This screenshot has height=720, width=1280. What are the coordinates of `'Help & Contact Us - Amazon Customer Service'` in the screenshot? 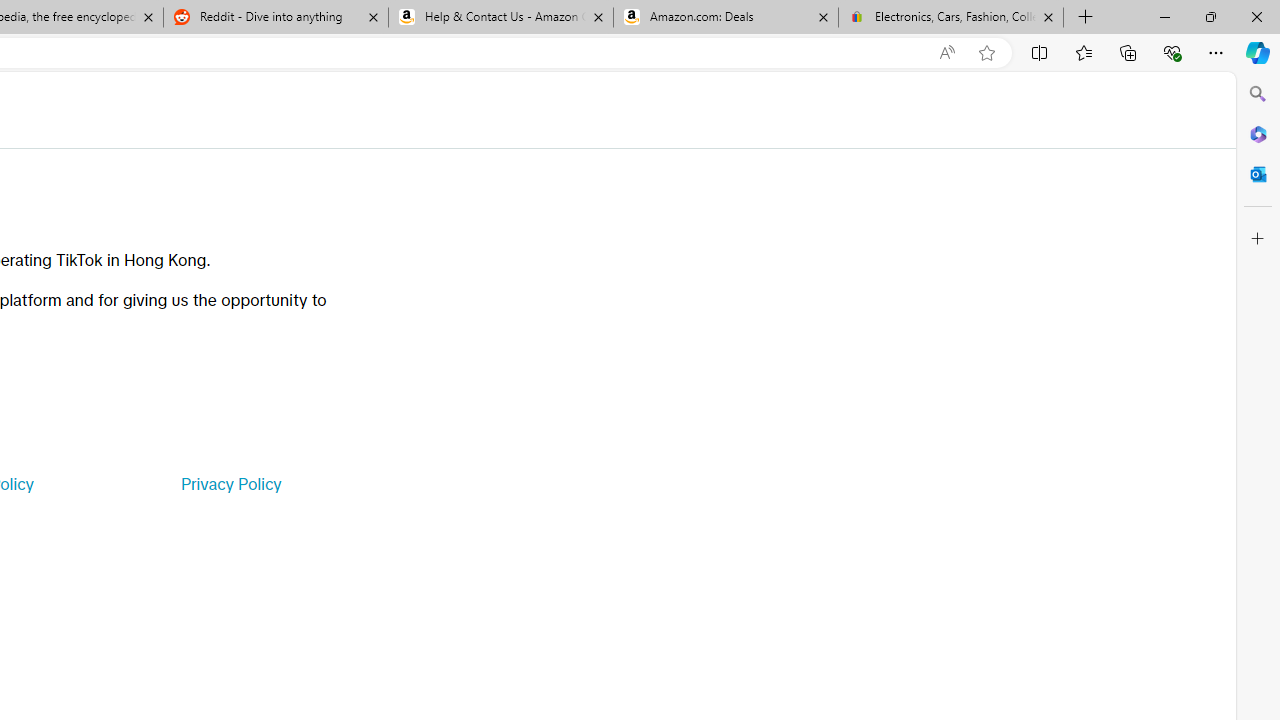 It's located at (501, 17).